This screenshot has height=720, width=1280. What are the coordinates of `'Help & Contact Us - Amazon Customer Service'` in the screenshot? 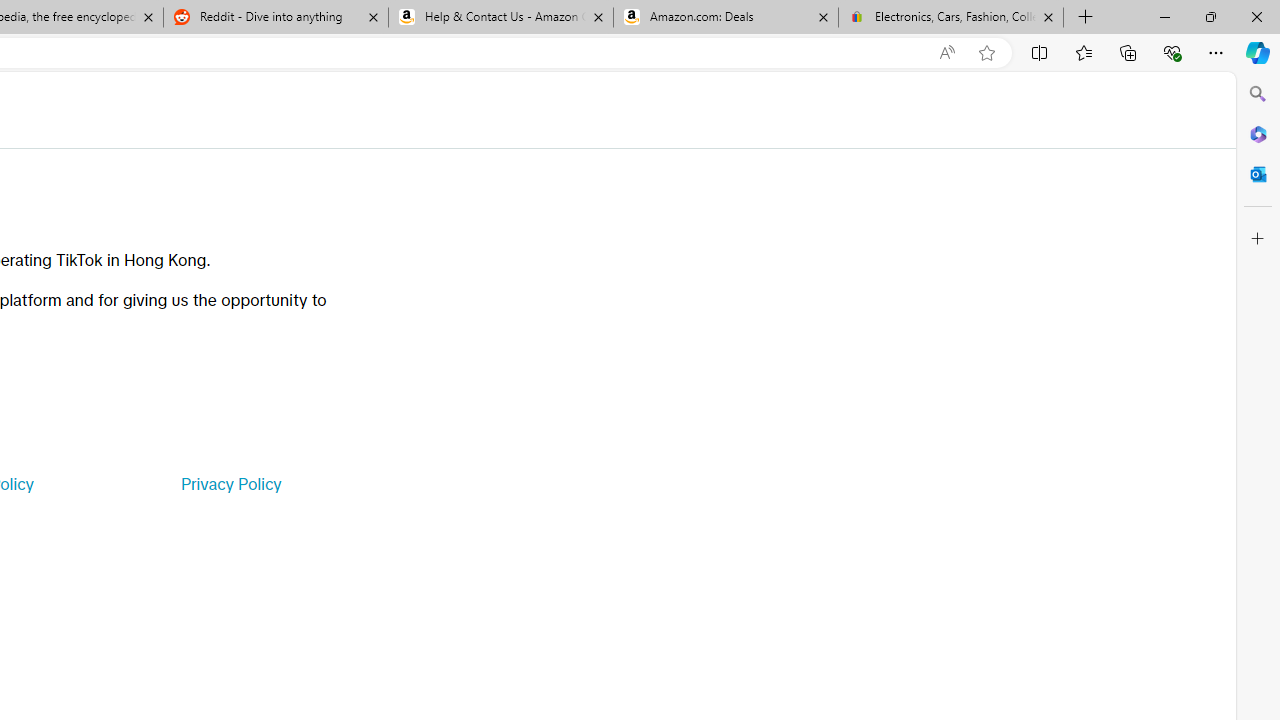 It's located at (501, 17).